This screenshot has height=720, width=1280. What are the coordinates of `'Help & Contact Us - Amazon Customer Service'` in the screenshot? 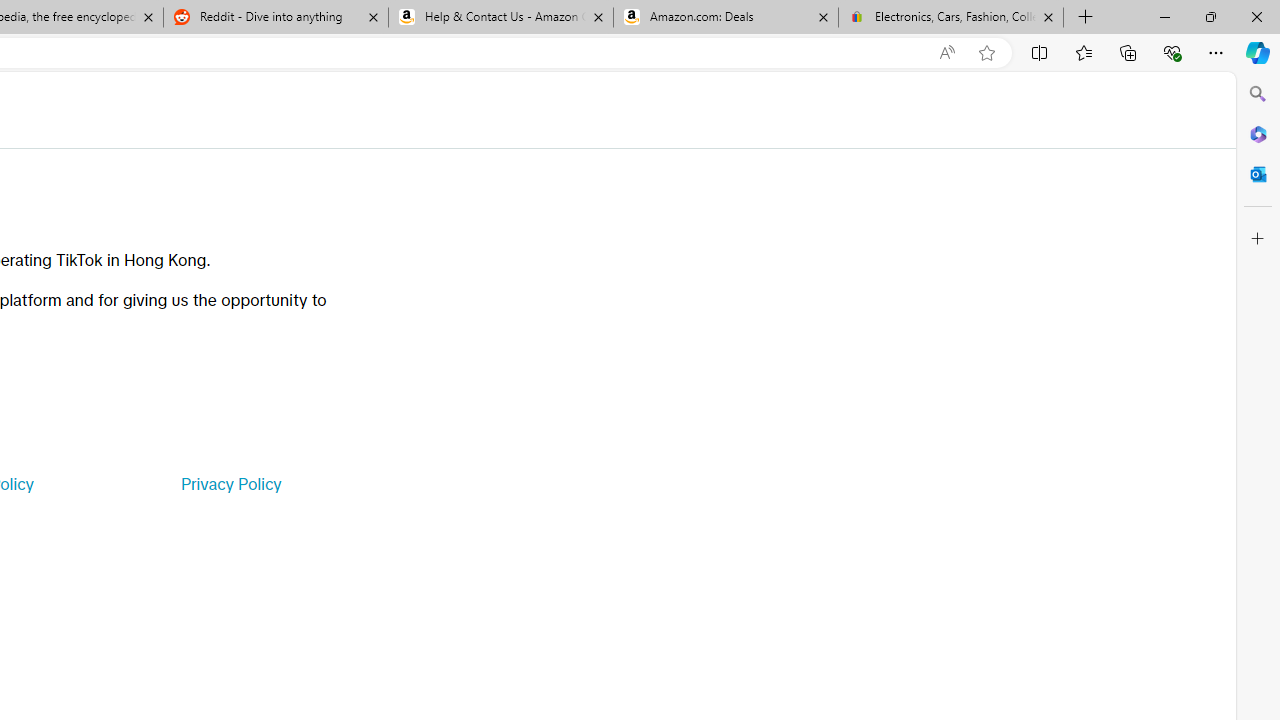 It's located at (501, 17).